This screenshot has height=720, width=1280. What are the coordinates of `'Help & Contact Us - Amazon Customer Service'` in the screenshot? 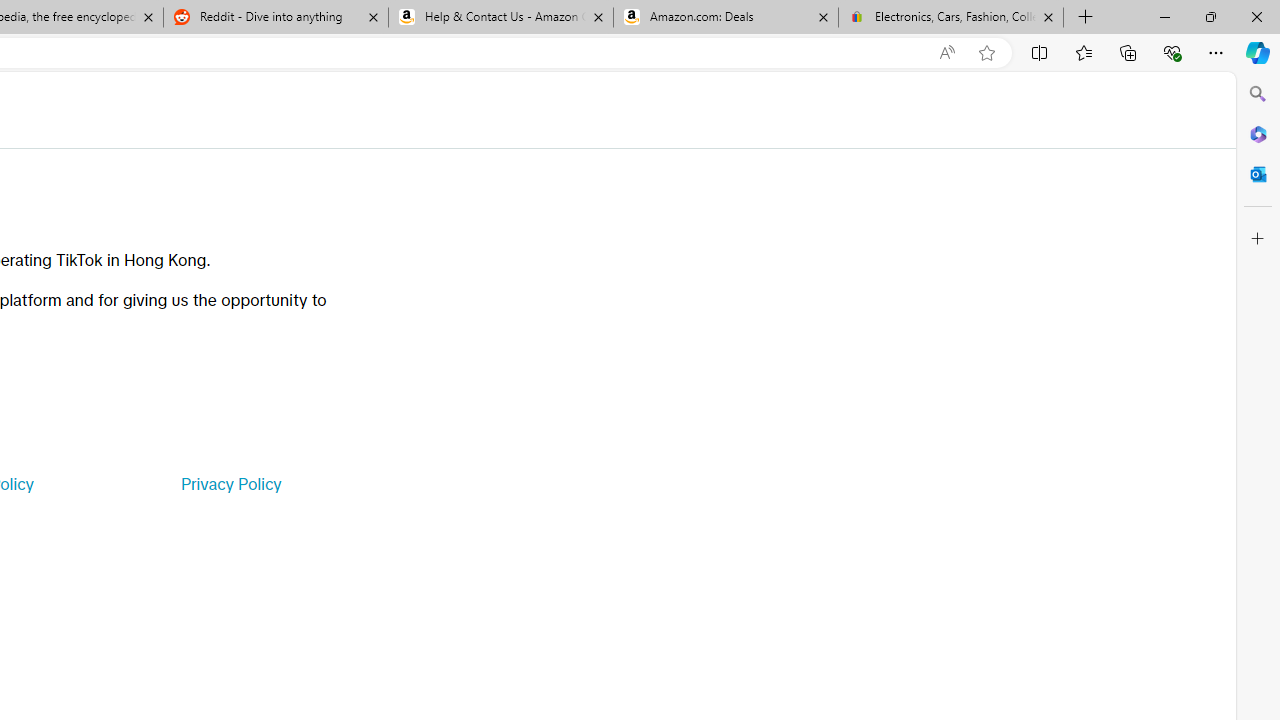 It's located at (501, 17).